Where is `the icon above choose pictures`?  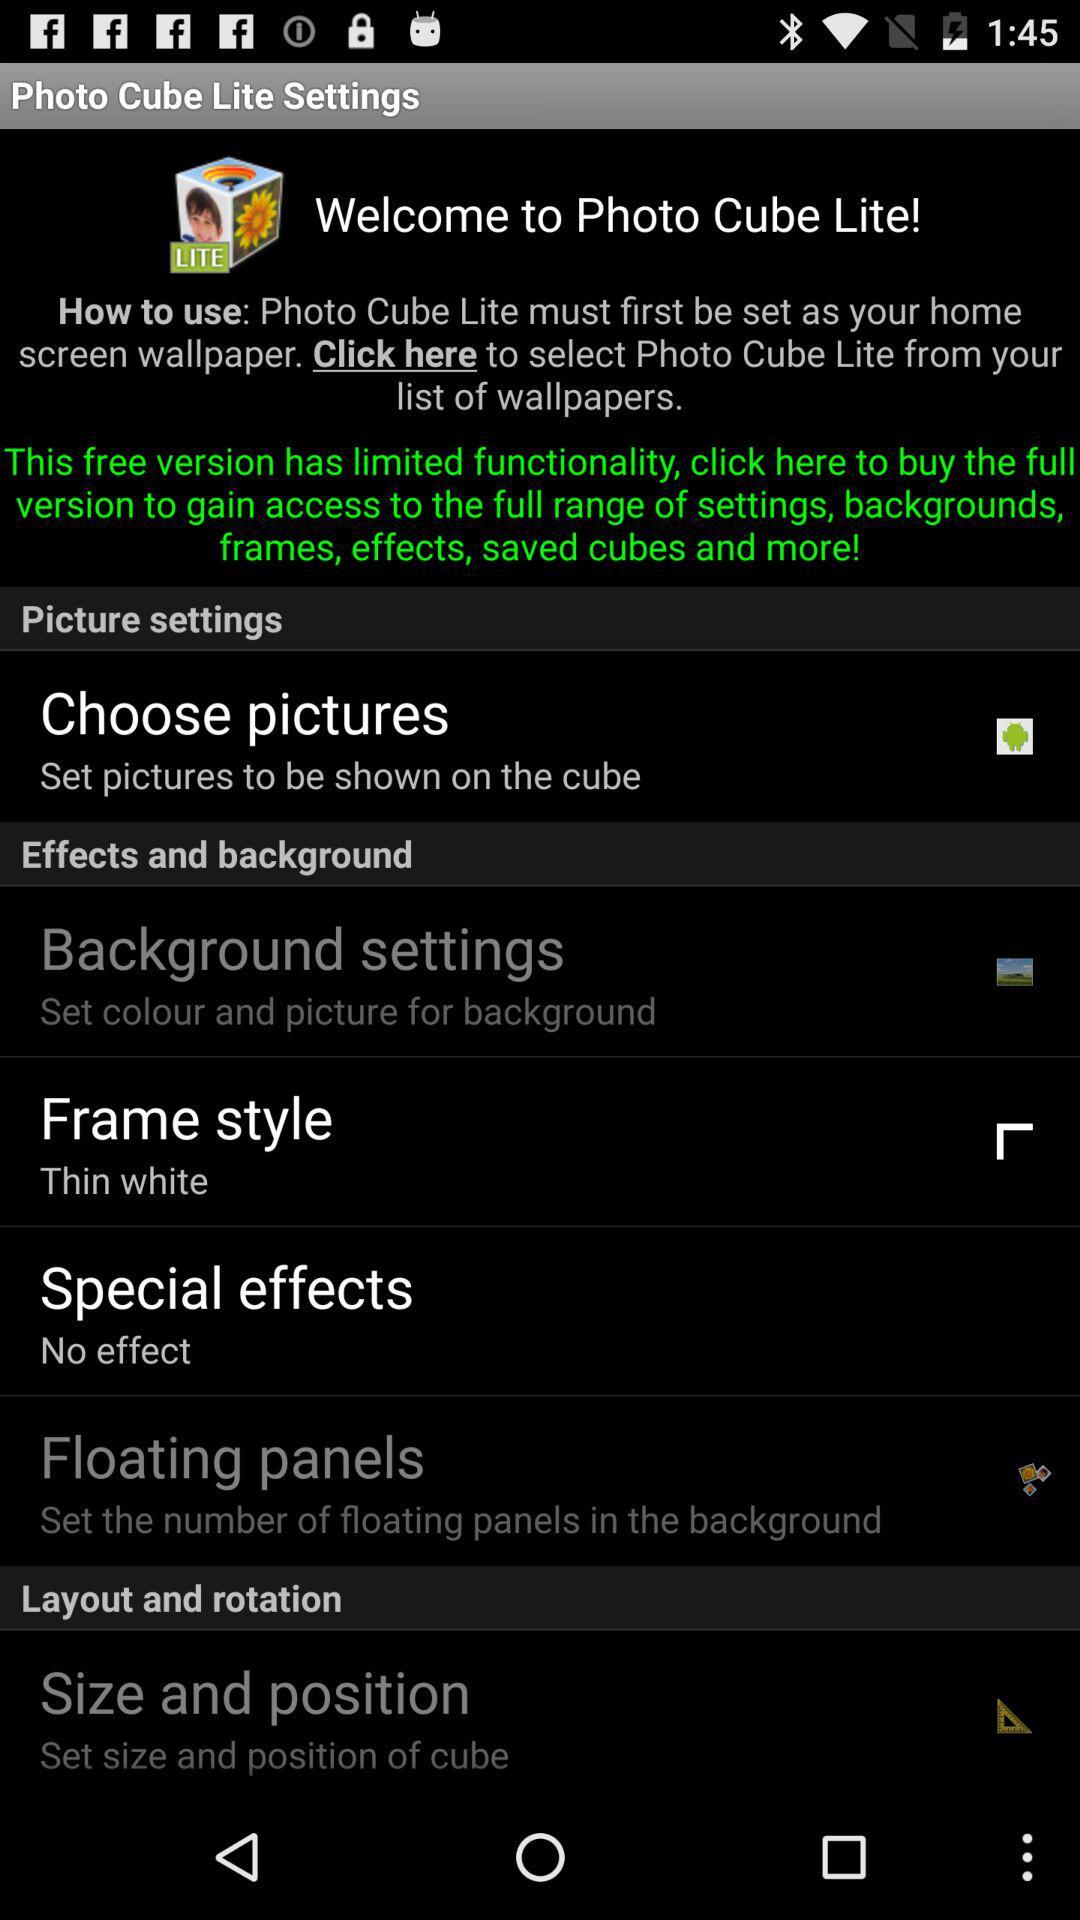
the icon above choose pictures is located at coordinates (540, 617).